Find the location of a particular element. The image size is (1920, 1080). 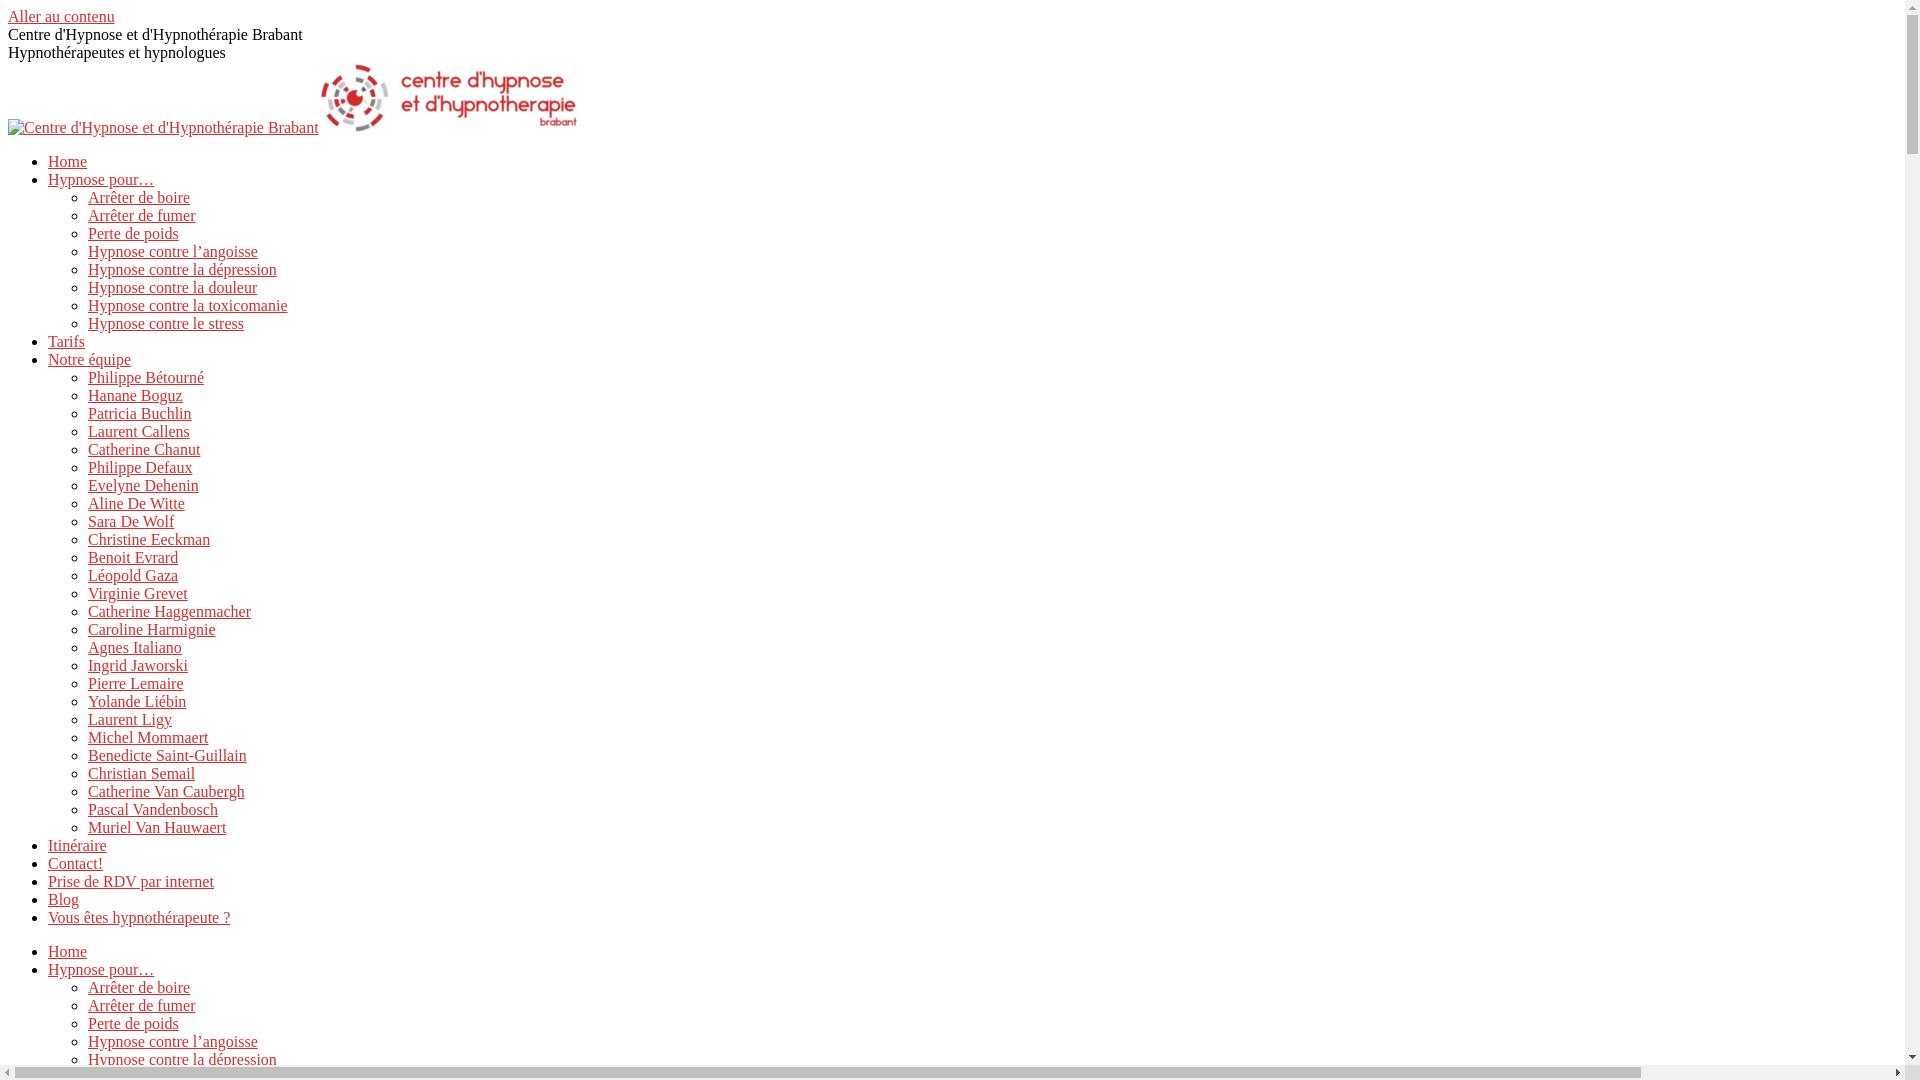

'Christine Eeckman' is located at coordinates (147, 538).